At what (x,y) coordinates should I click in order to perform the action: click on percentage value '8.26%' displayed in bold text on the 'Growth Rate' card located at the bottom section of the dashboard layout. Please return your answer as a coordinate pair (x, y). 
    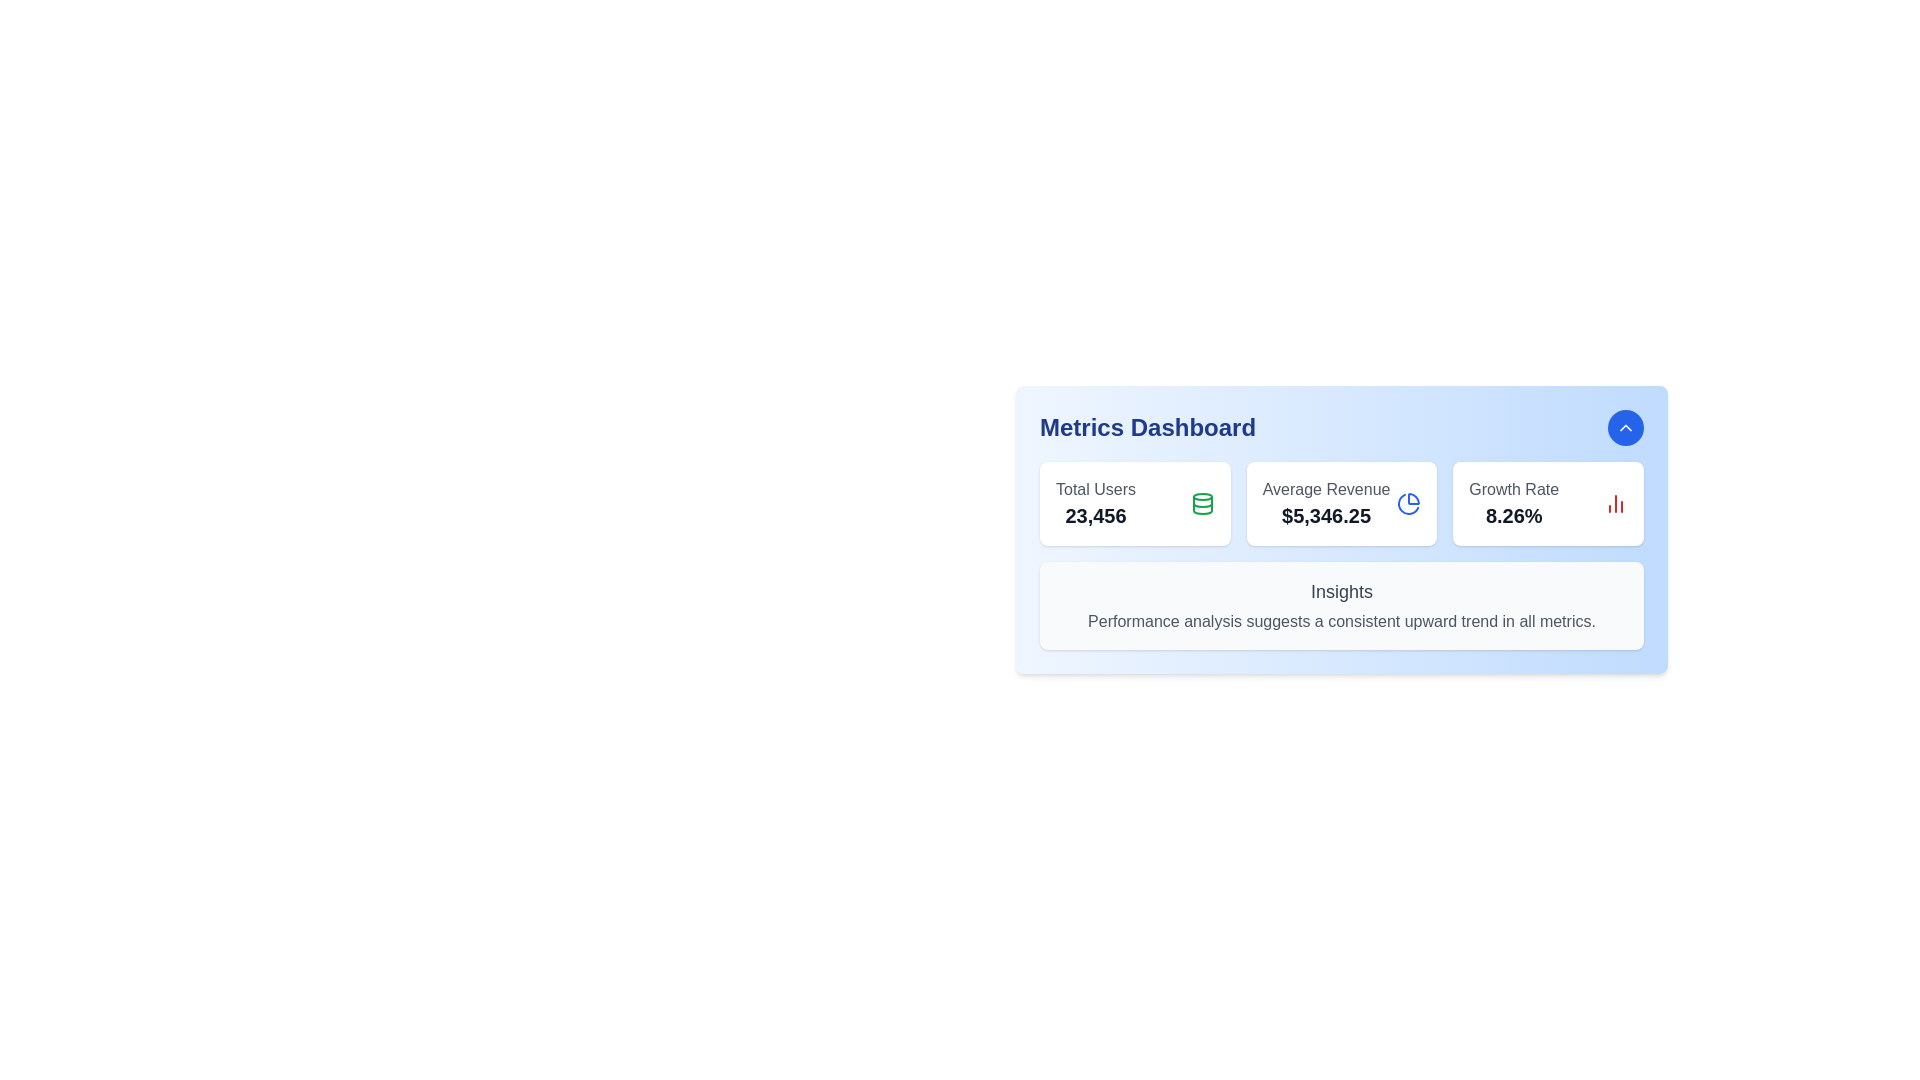
    Looking at the image, I should click on (1514, 515).